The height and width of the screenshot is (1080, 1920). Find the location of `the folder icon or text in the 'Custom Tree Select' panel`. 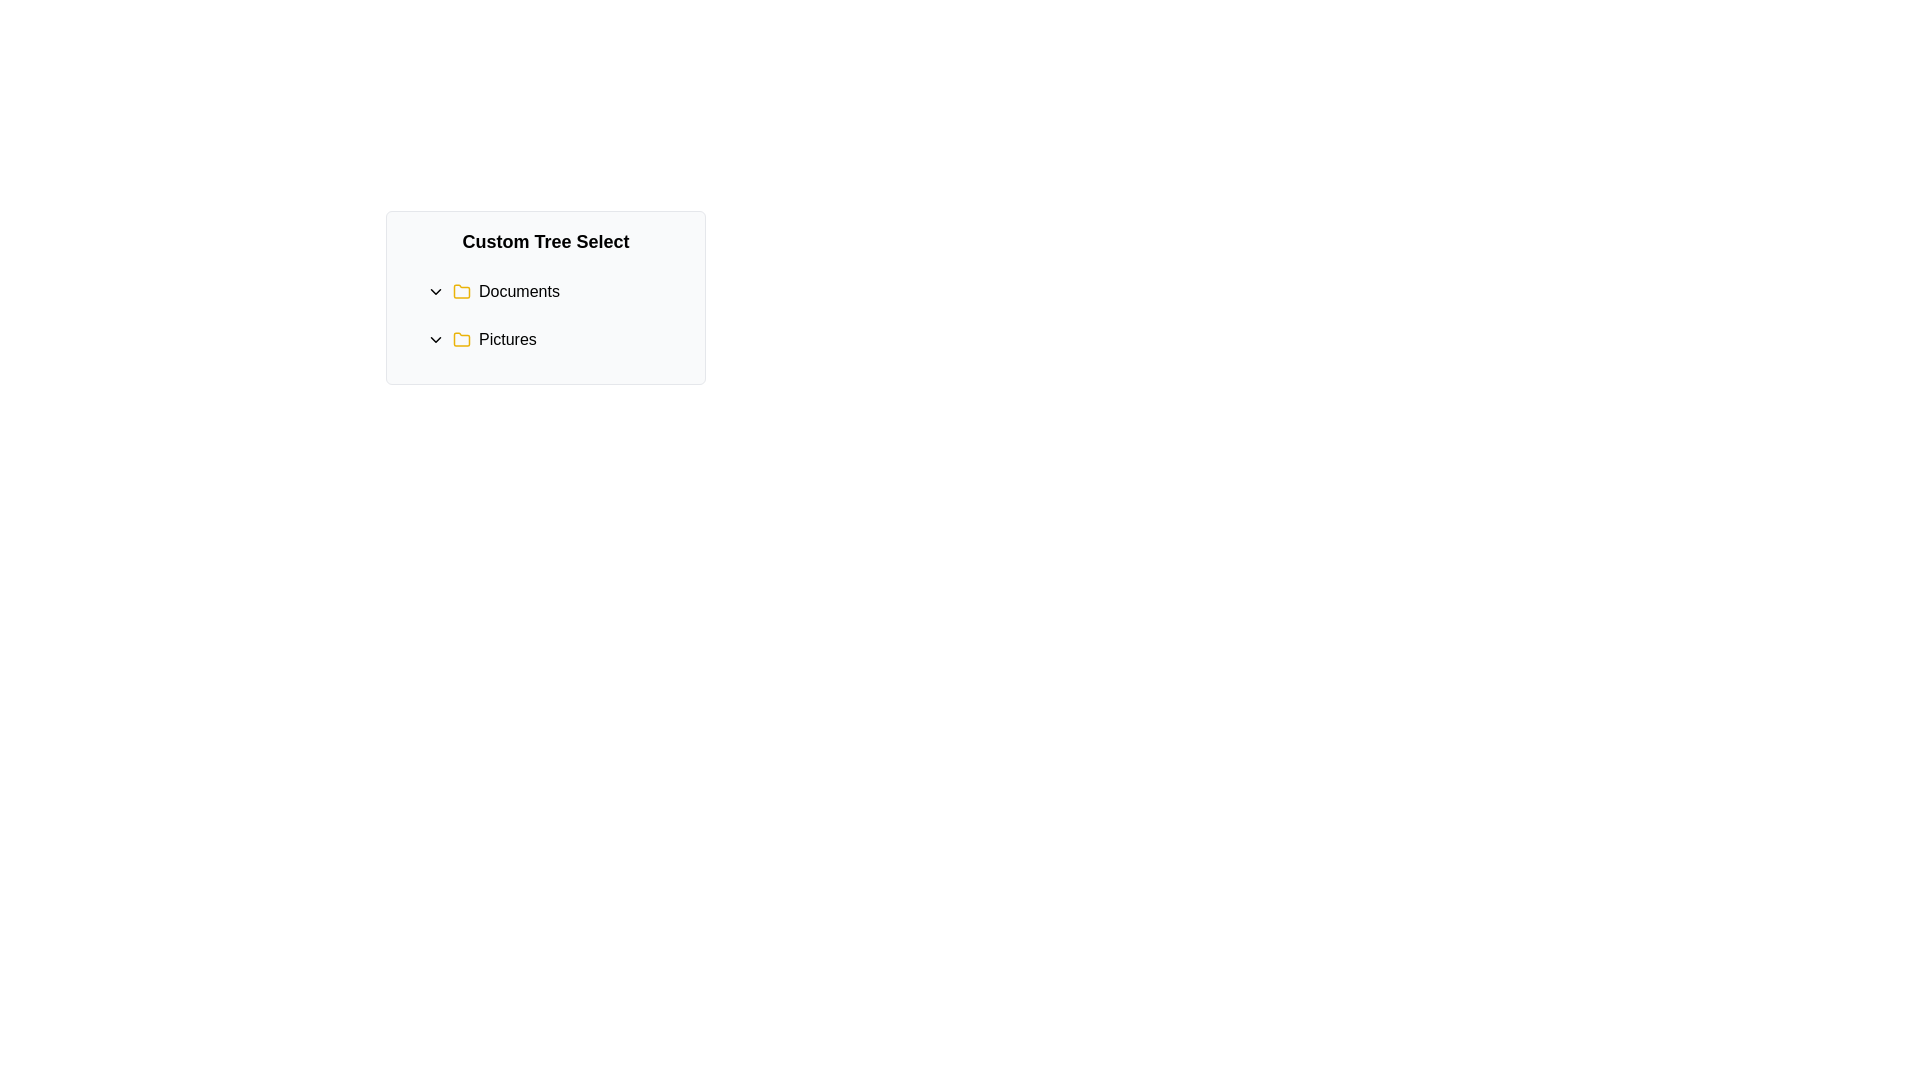

the folder icon or text in the 'Custom Tree Select' panel is located at coordinates (546, 297).